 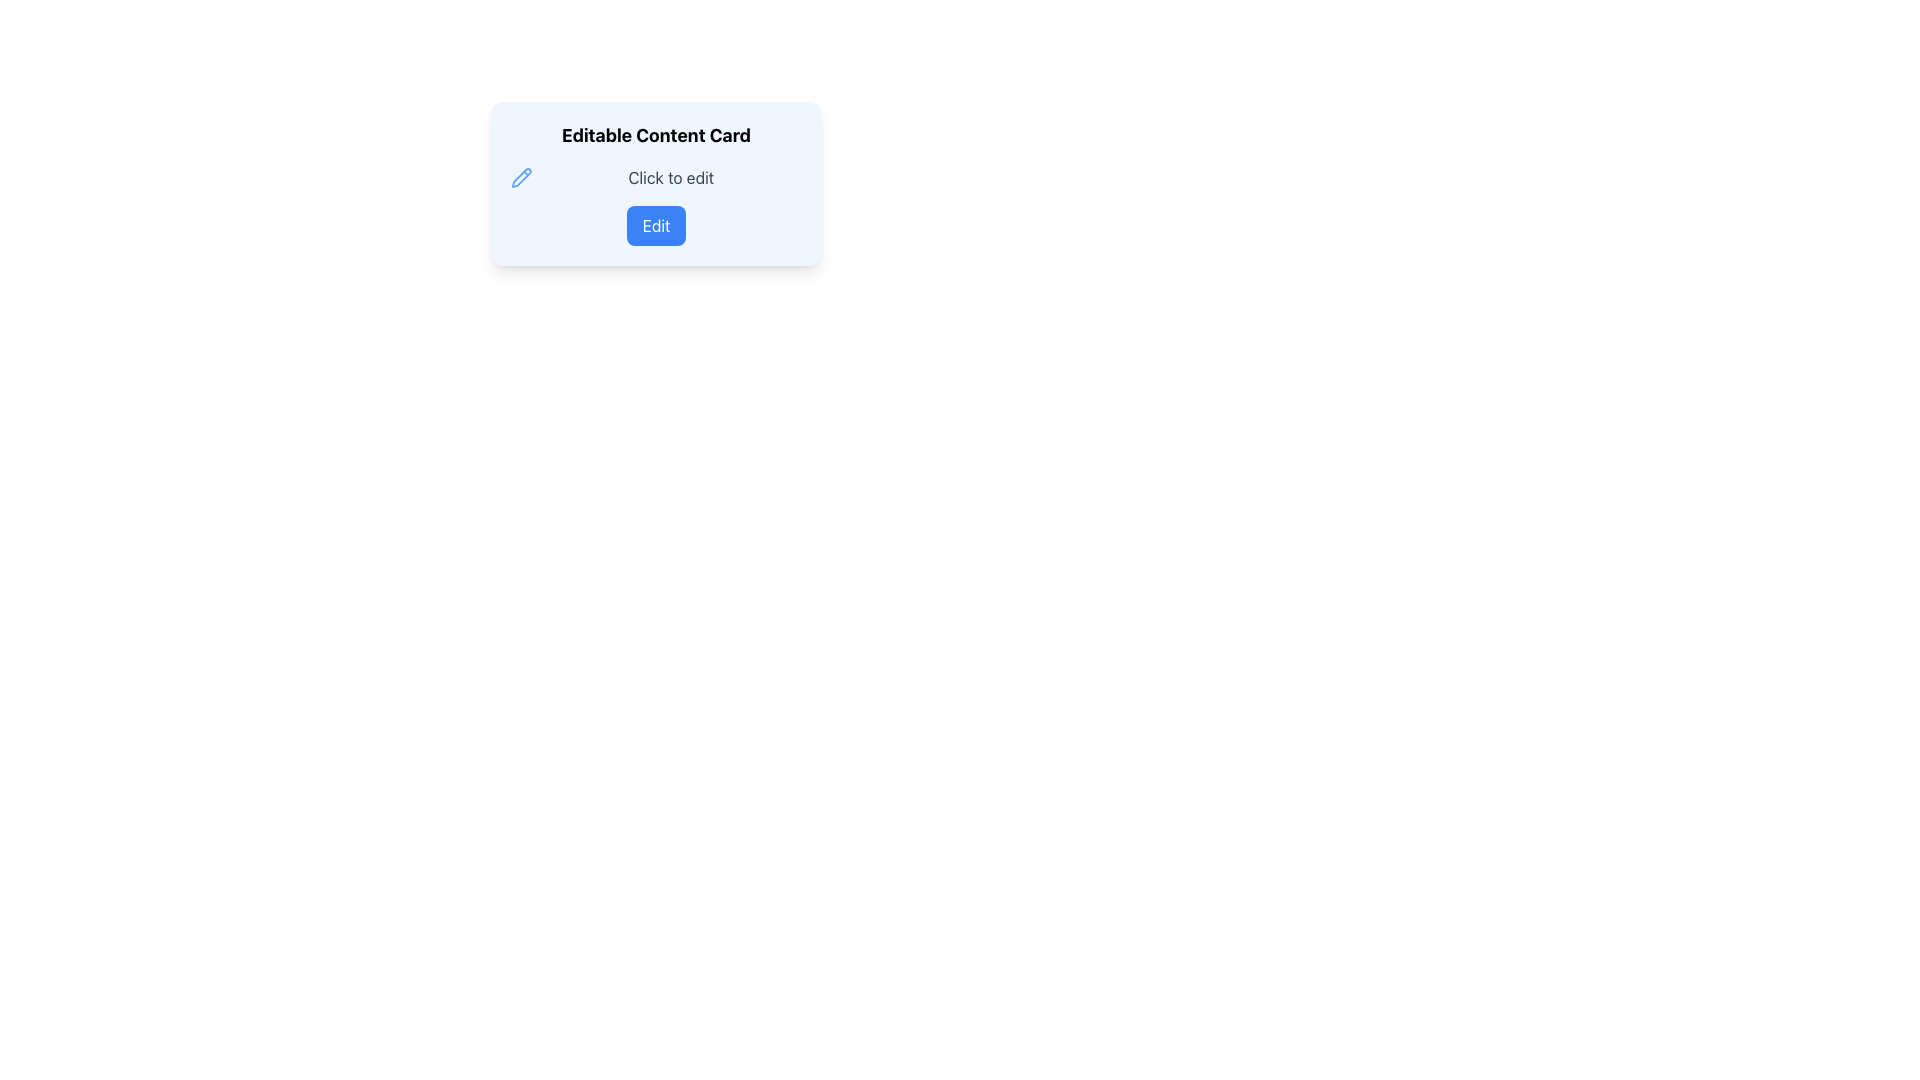 I want to click on the blue-accented pencil icon located in the top-left portion of the primary editable content card, so click(x=521, y=176).